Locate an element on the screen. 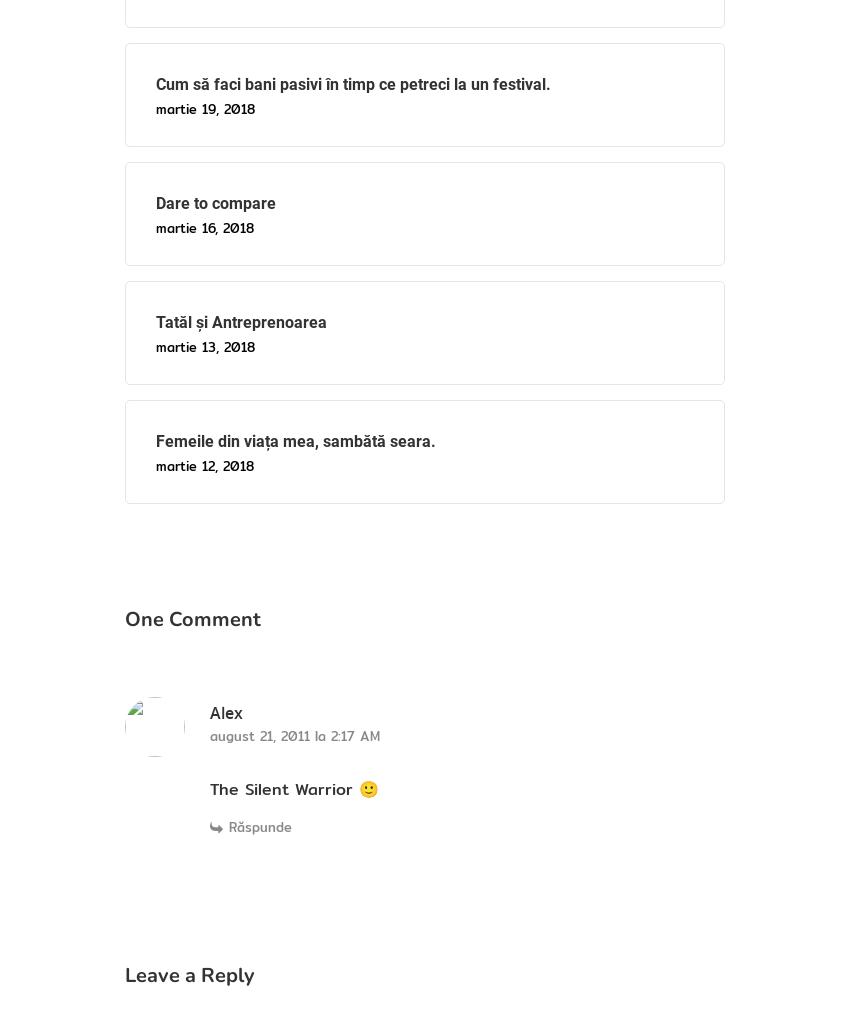 This screenshot has height=1025, width=849. 'martie 16, 2018' is located at coordinates (155, 227).